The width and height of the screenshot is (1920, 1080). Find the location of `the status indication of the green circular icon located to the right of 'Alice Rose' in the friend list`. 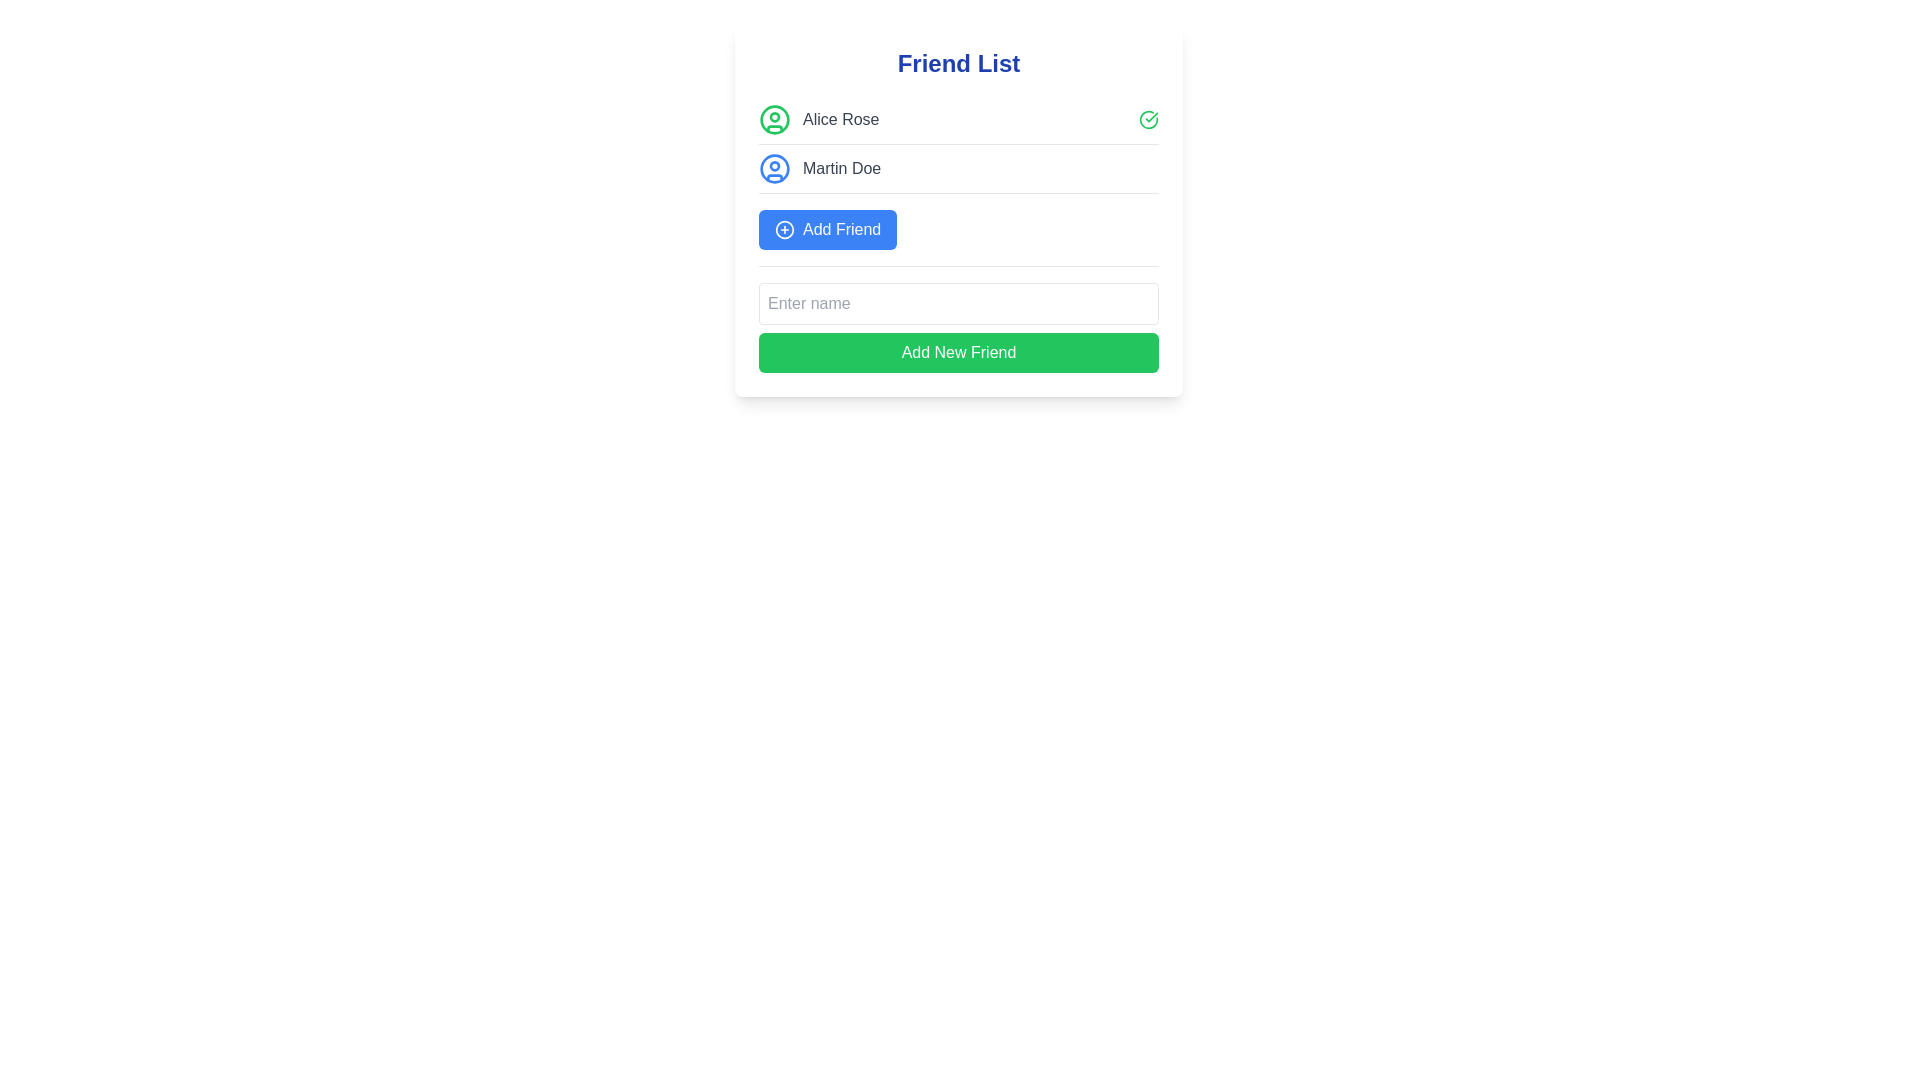

the status indication of the green circular icon located to the right of 'Alice Rose' in the friend list is located at coordinates (1148, 119).